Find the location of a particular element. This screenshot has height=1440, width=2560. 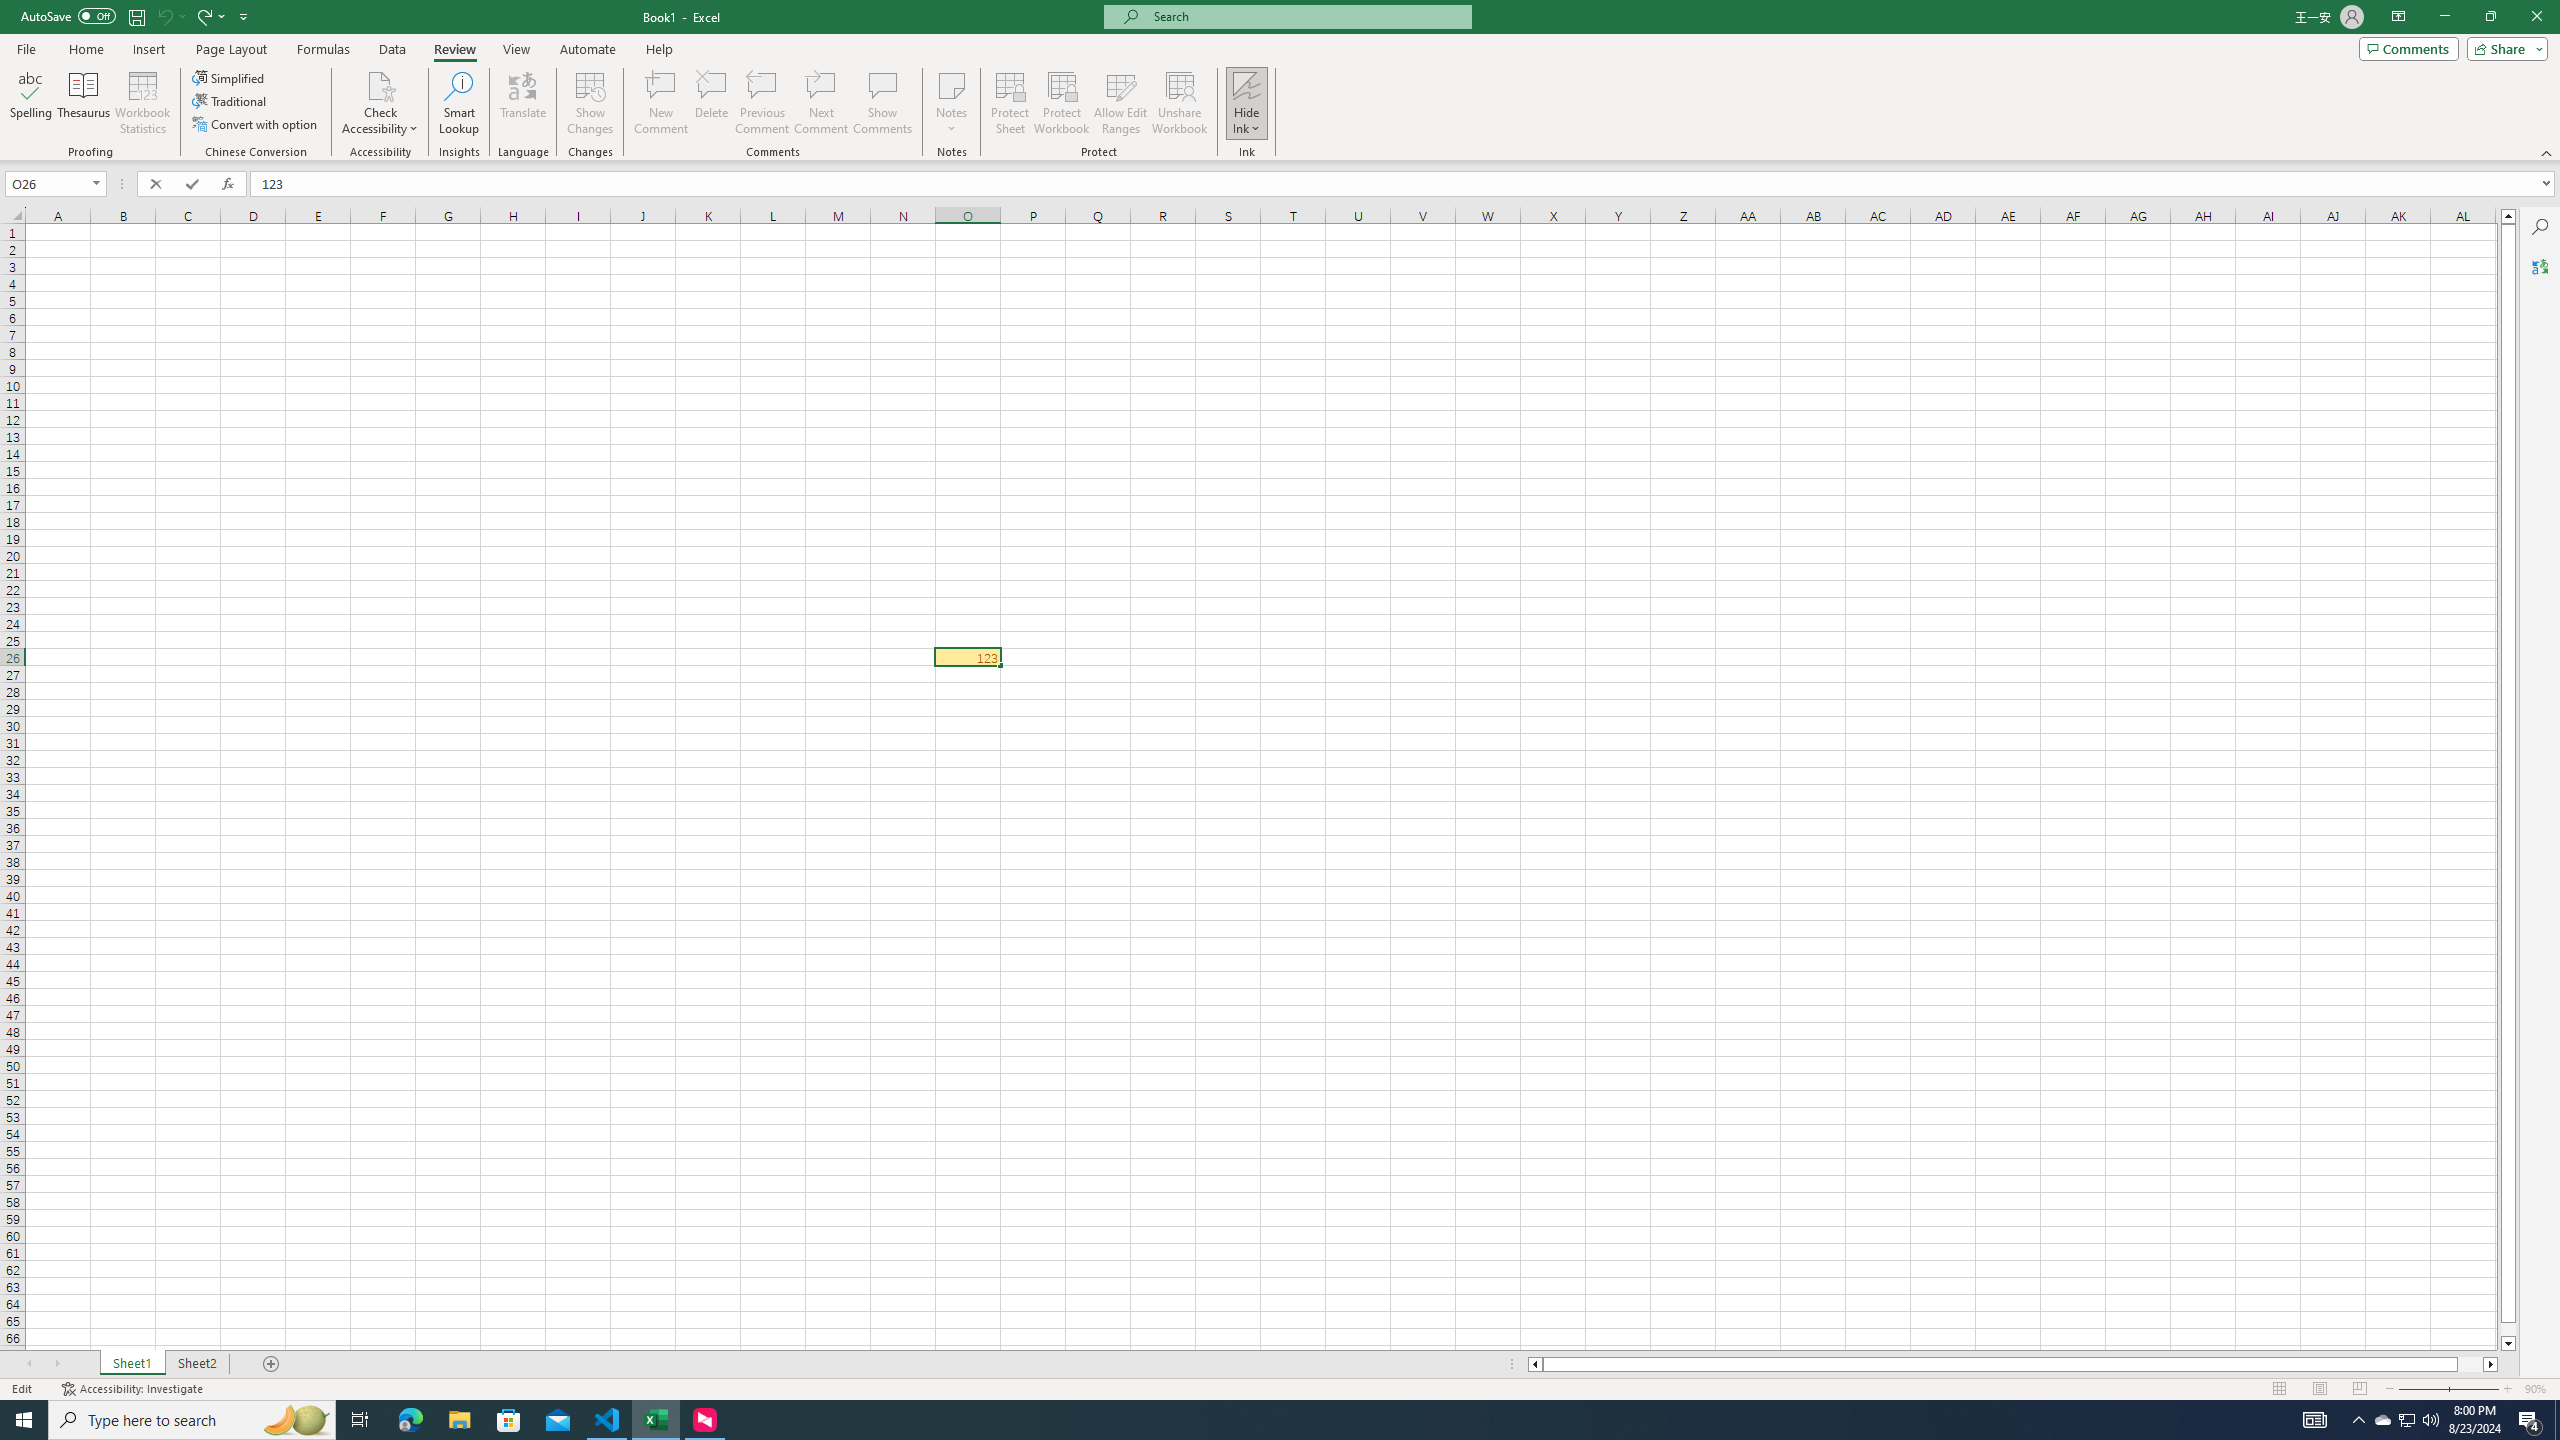

'Ribbon Display Options' is located at coordinates (2397, 16).